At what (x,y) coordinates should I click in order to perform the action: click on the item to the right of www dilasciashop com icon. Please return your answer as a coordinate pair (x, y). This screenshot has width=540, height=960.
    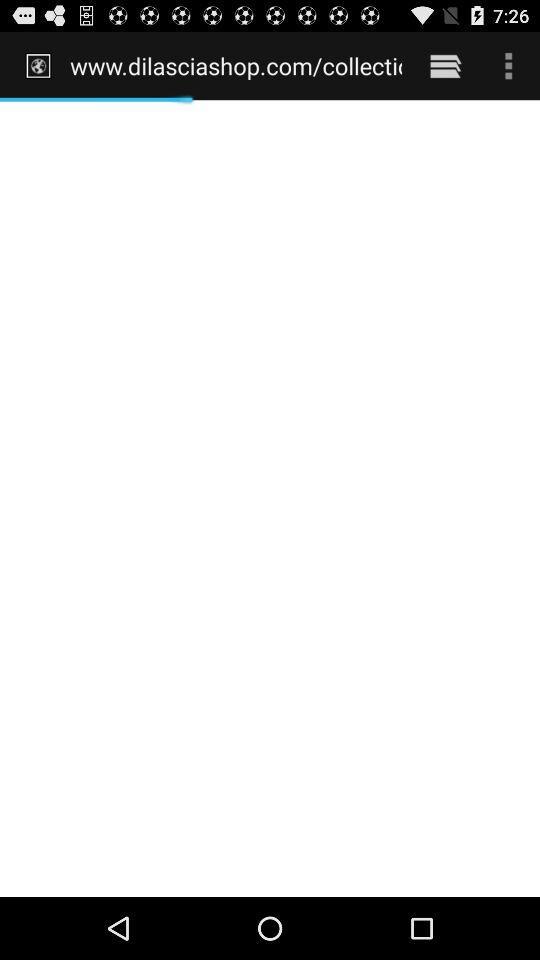
    Looking at the image, I should click on (445, 65).